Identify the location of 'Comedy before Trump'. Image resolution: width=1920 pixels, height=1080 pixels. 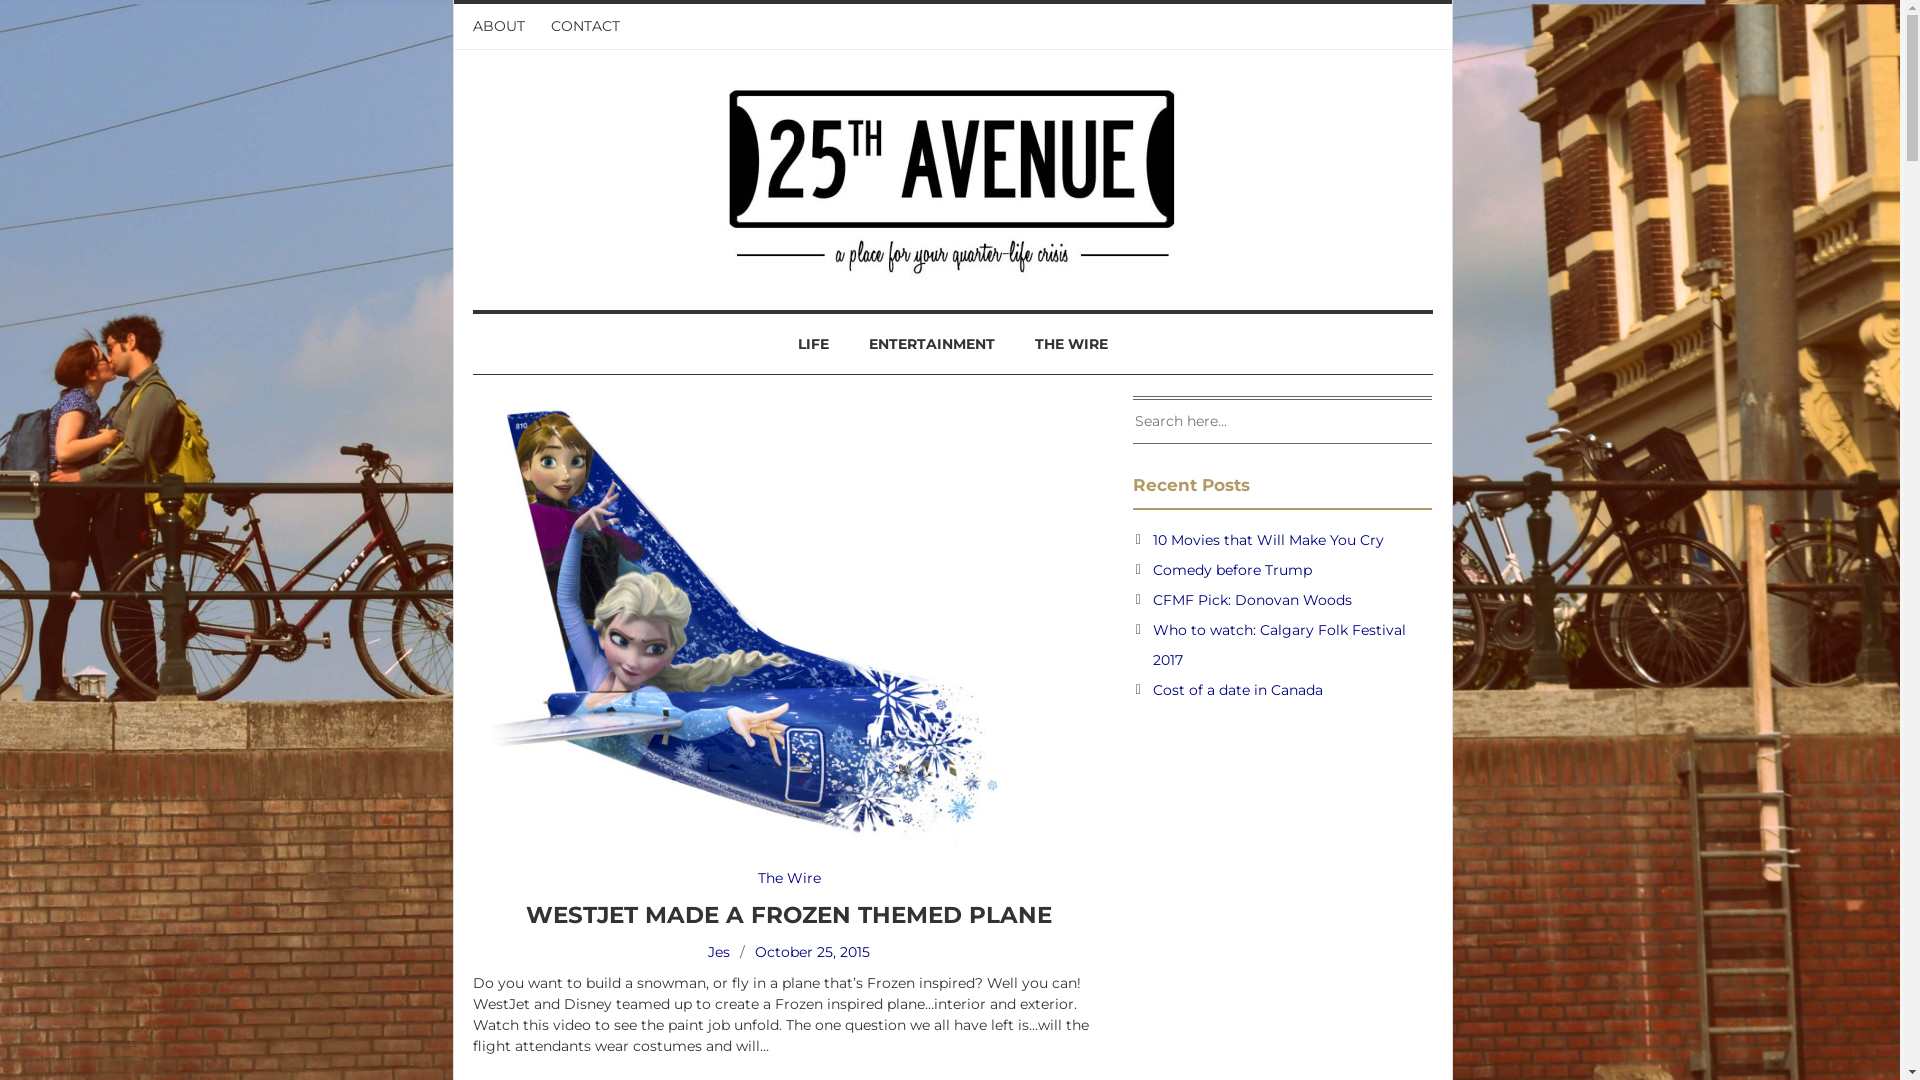
(1231, 570).